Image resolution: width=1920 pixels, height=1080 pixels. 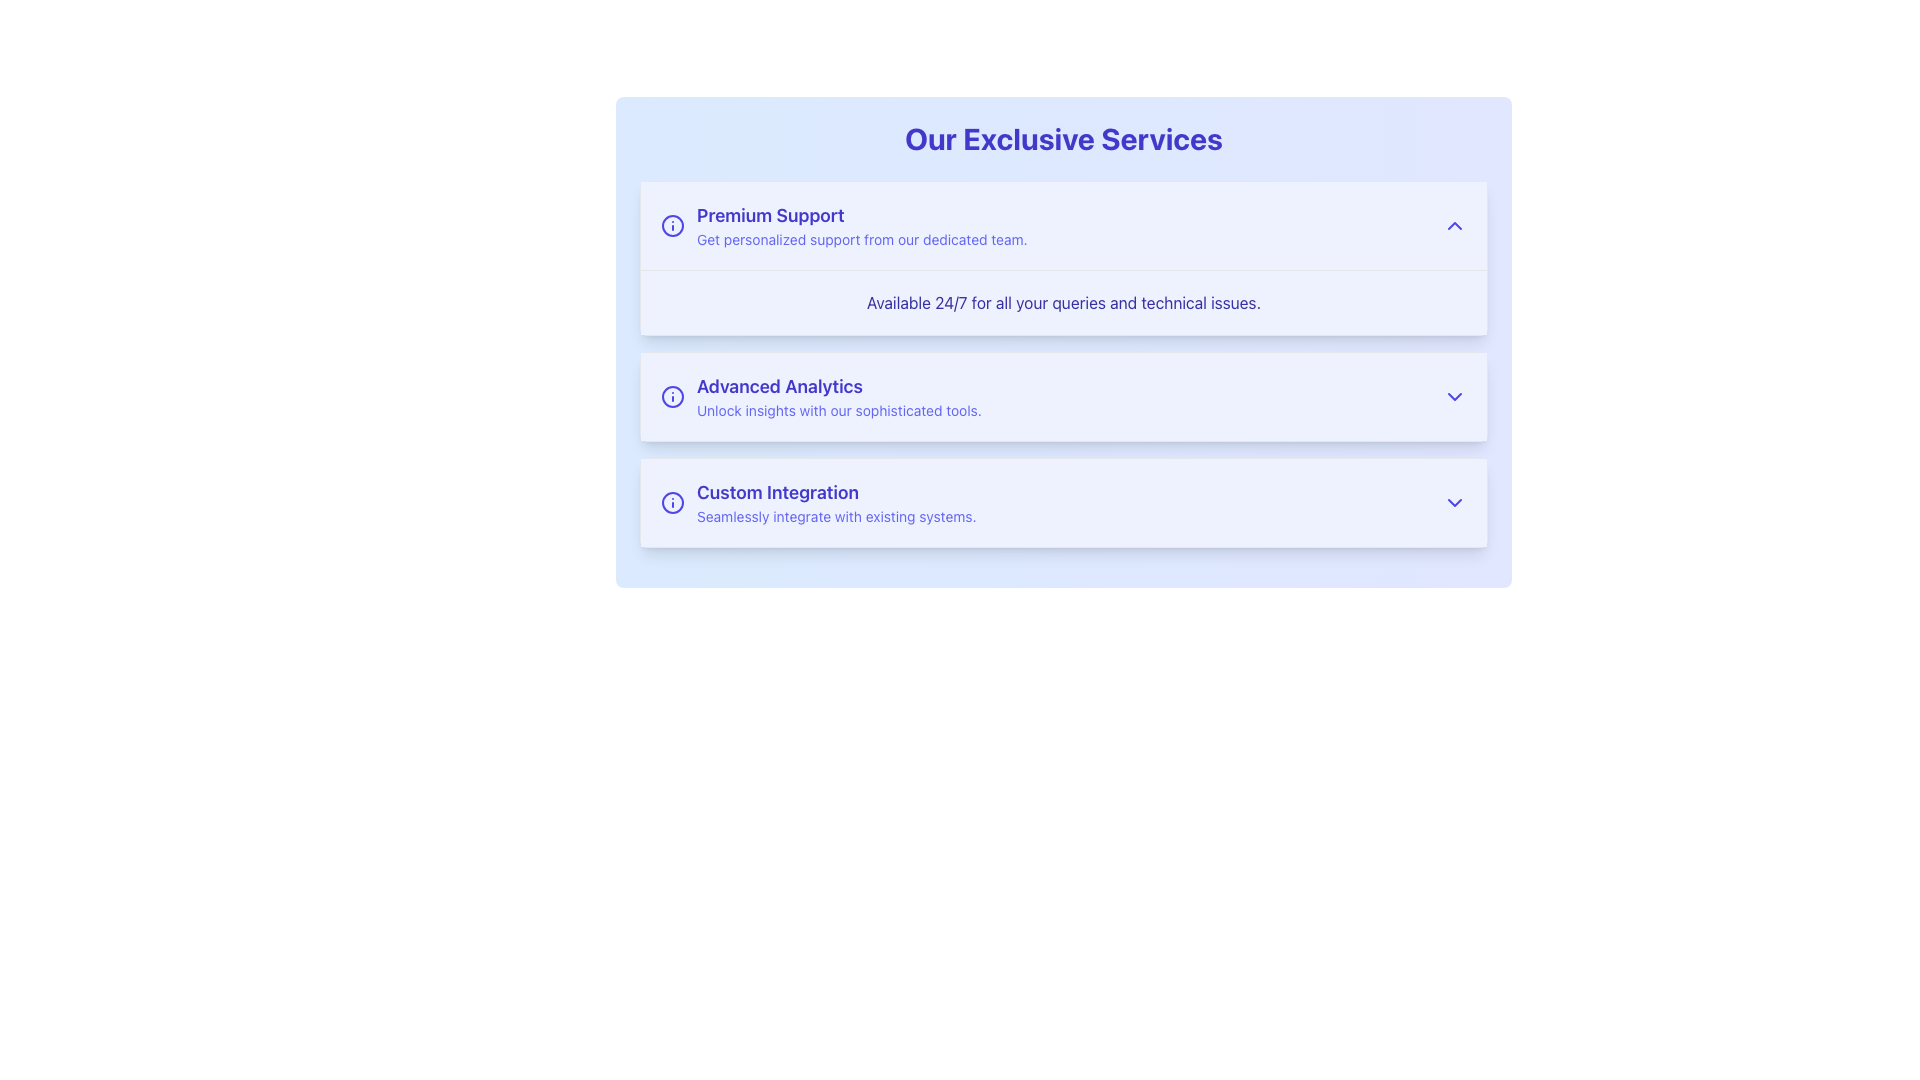 I want to click on the bold, indigo-colored text label stating 'Custom Integration' located within the third box under 'Our Exclusive Services', so click(x=836, y=493).